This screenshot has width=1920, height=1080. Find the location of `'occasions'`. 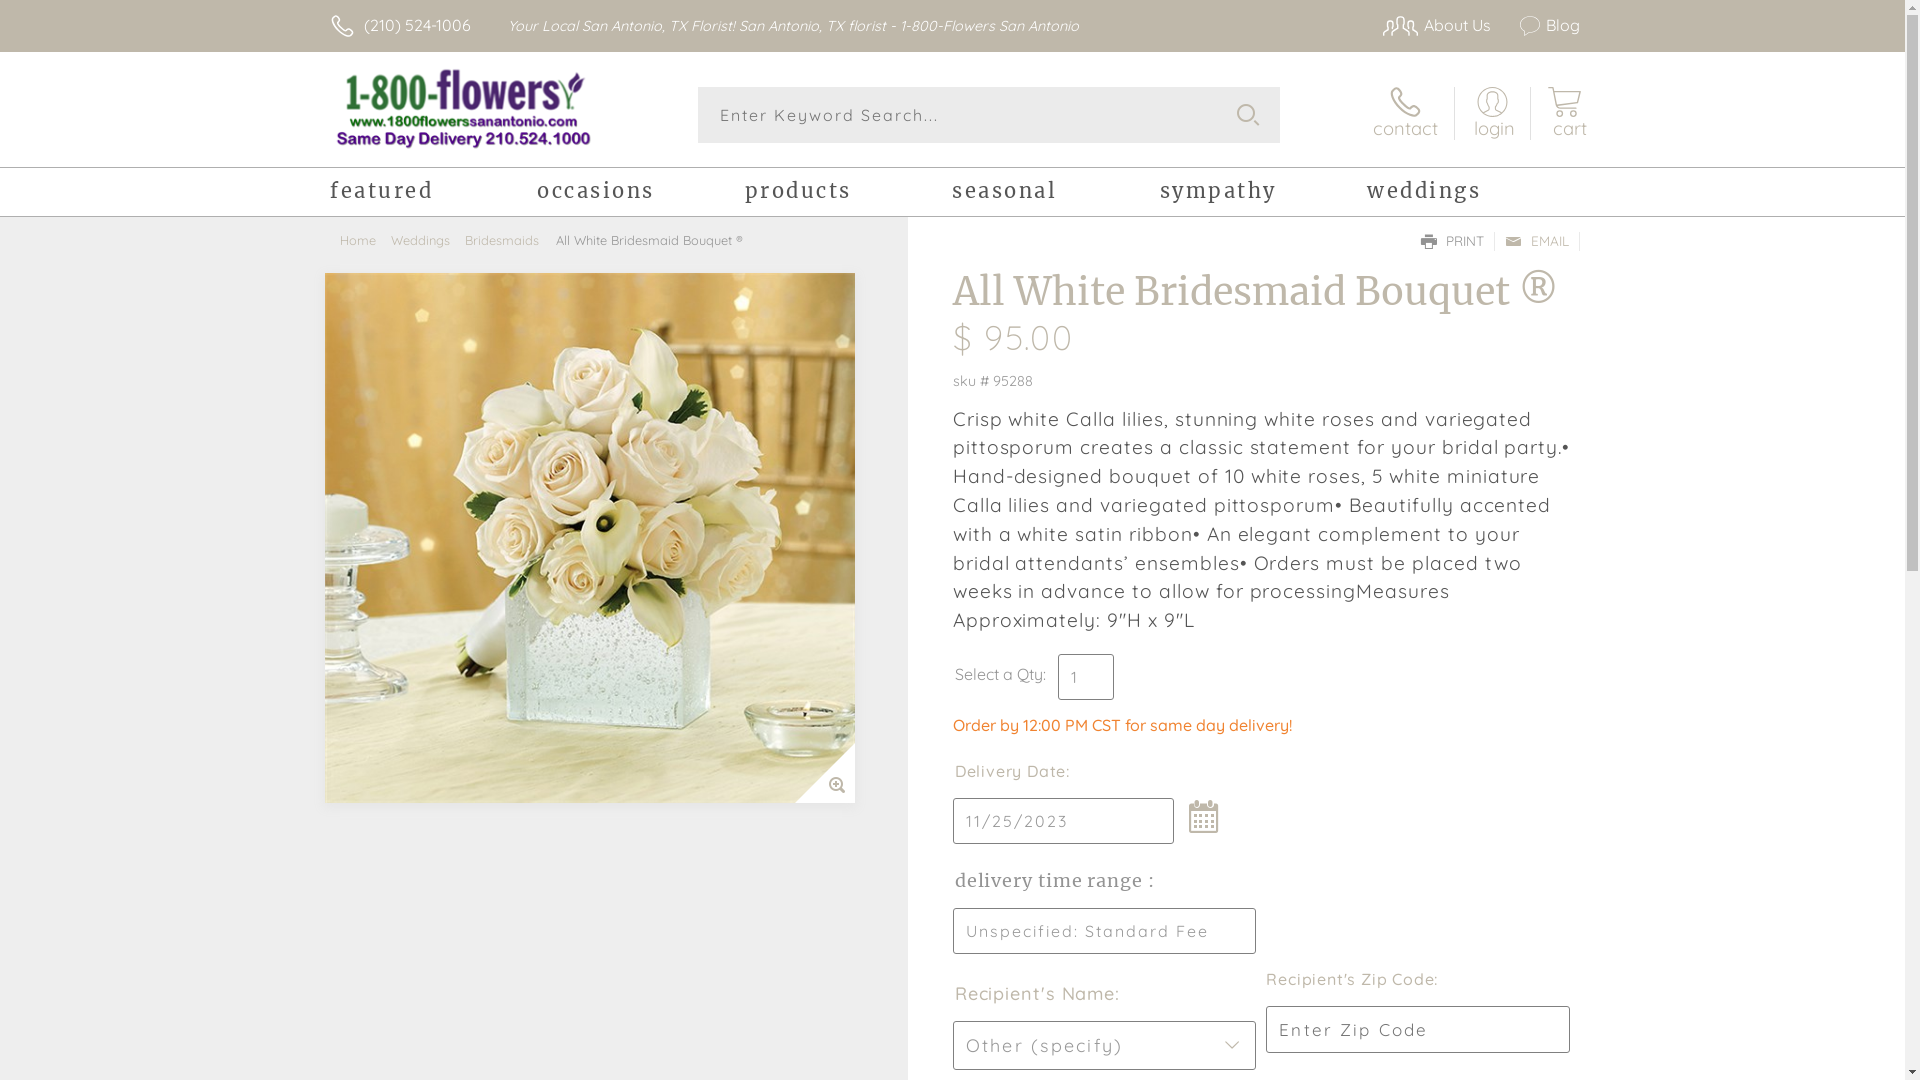

'occasions' is located at coordinates (640, 194).